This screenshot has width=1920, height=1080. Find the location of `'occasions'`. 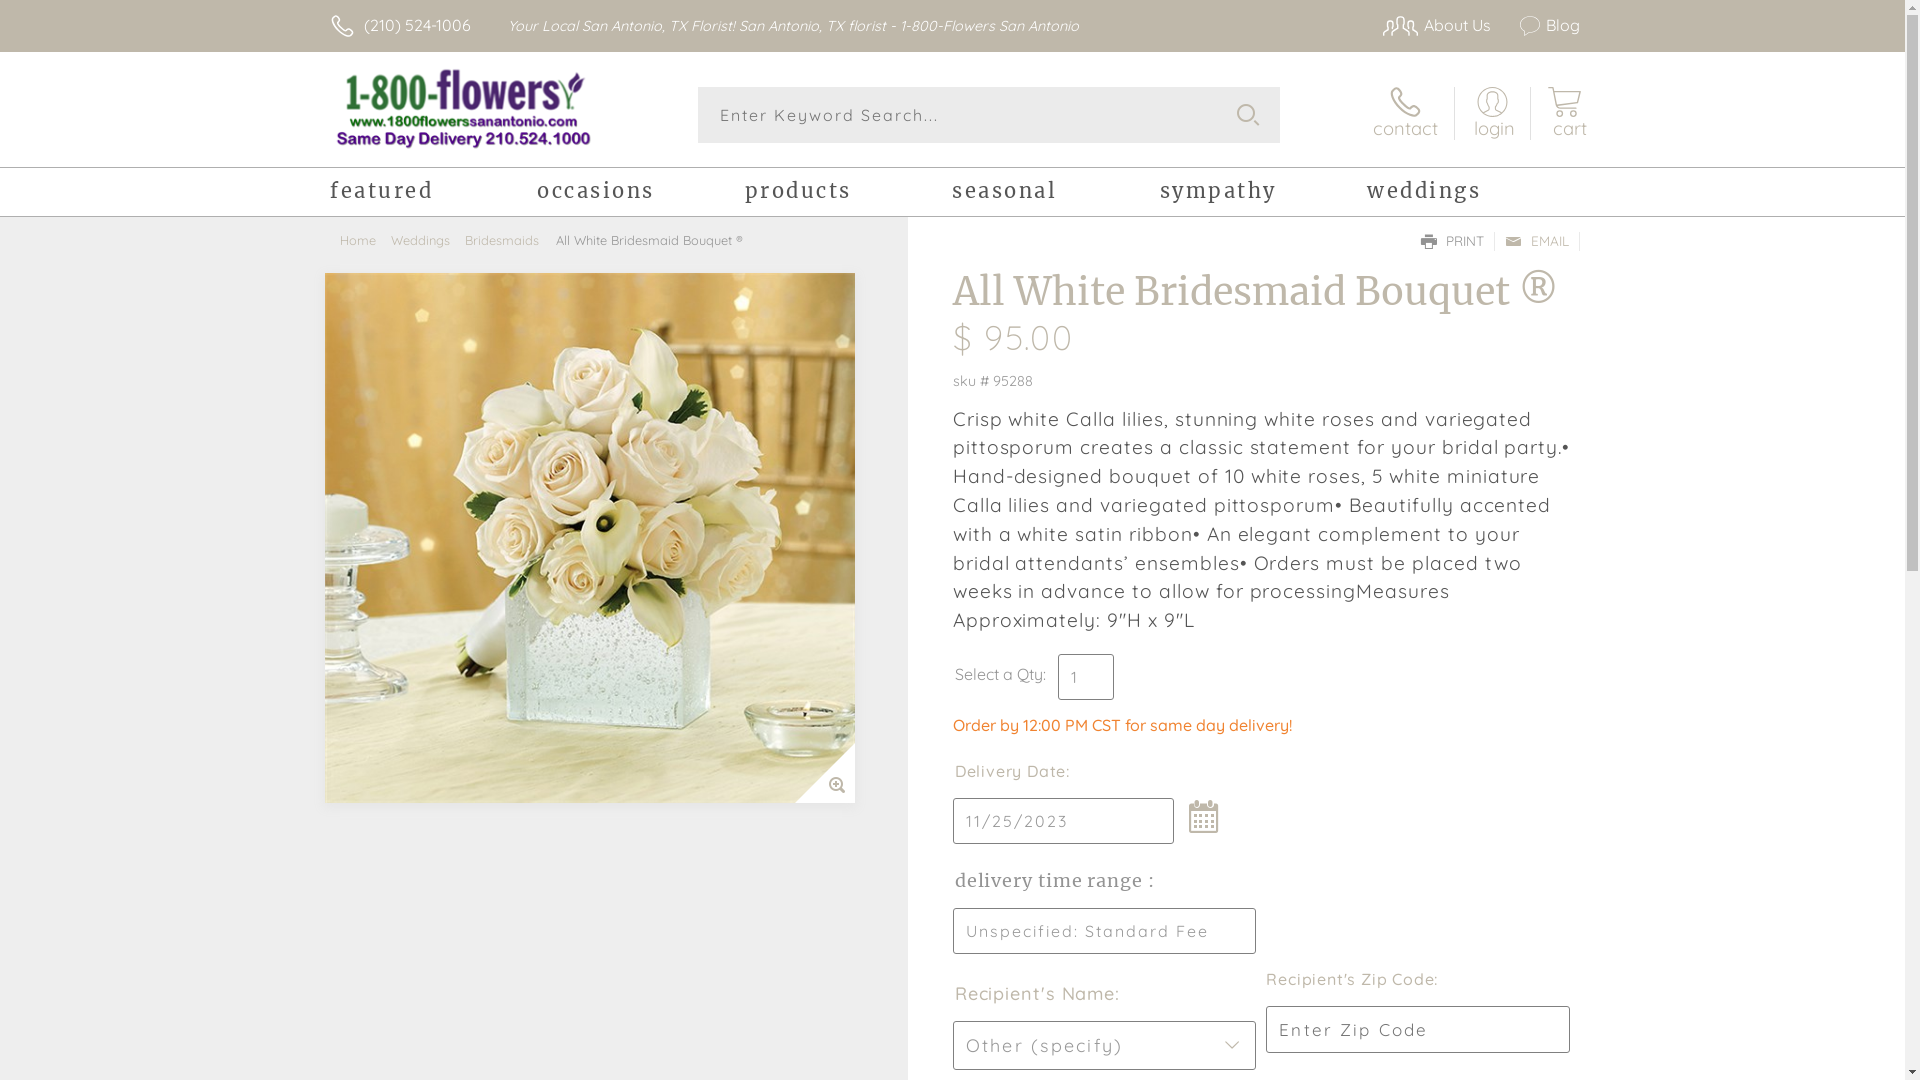

'occasions' is located at coordinates (640, 194).